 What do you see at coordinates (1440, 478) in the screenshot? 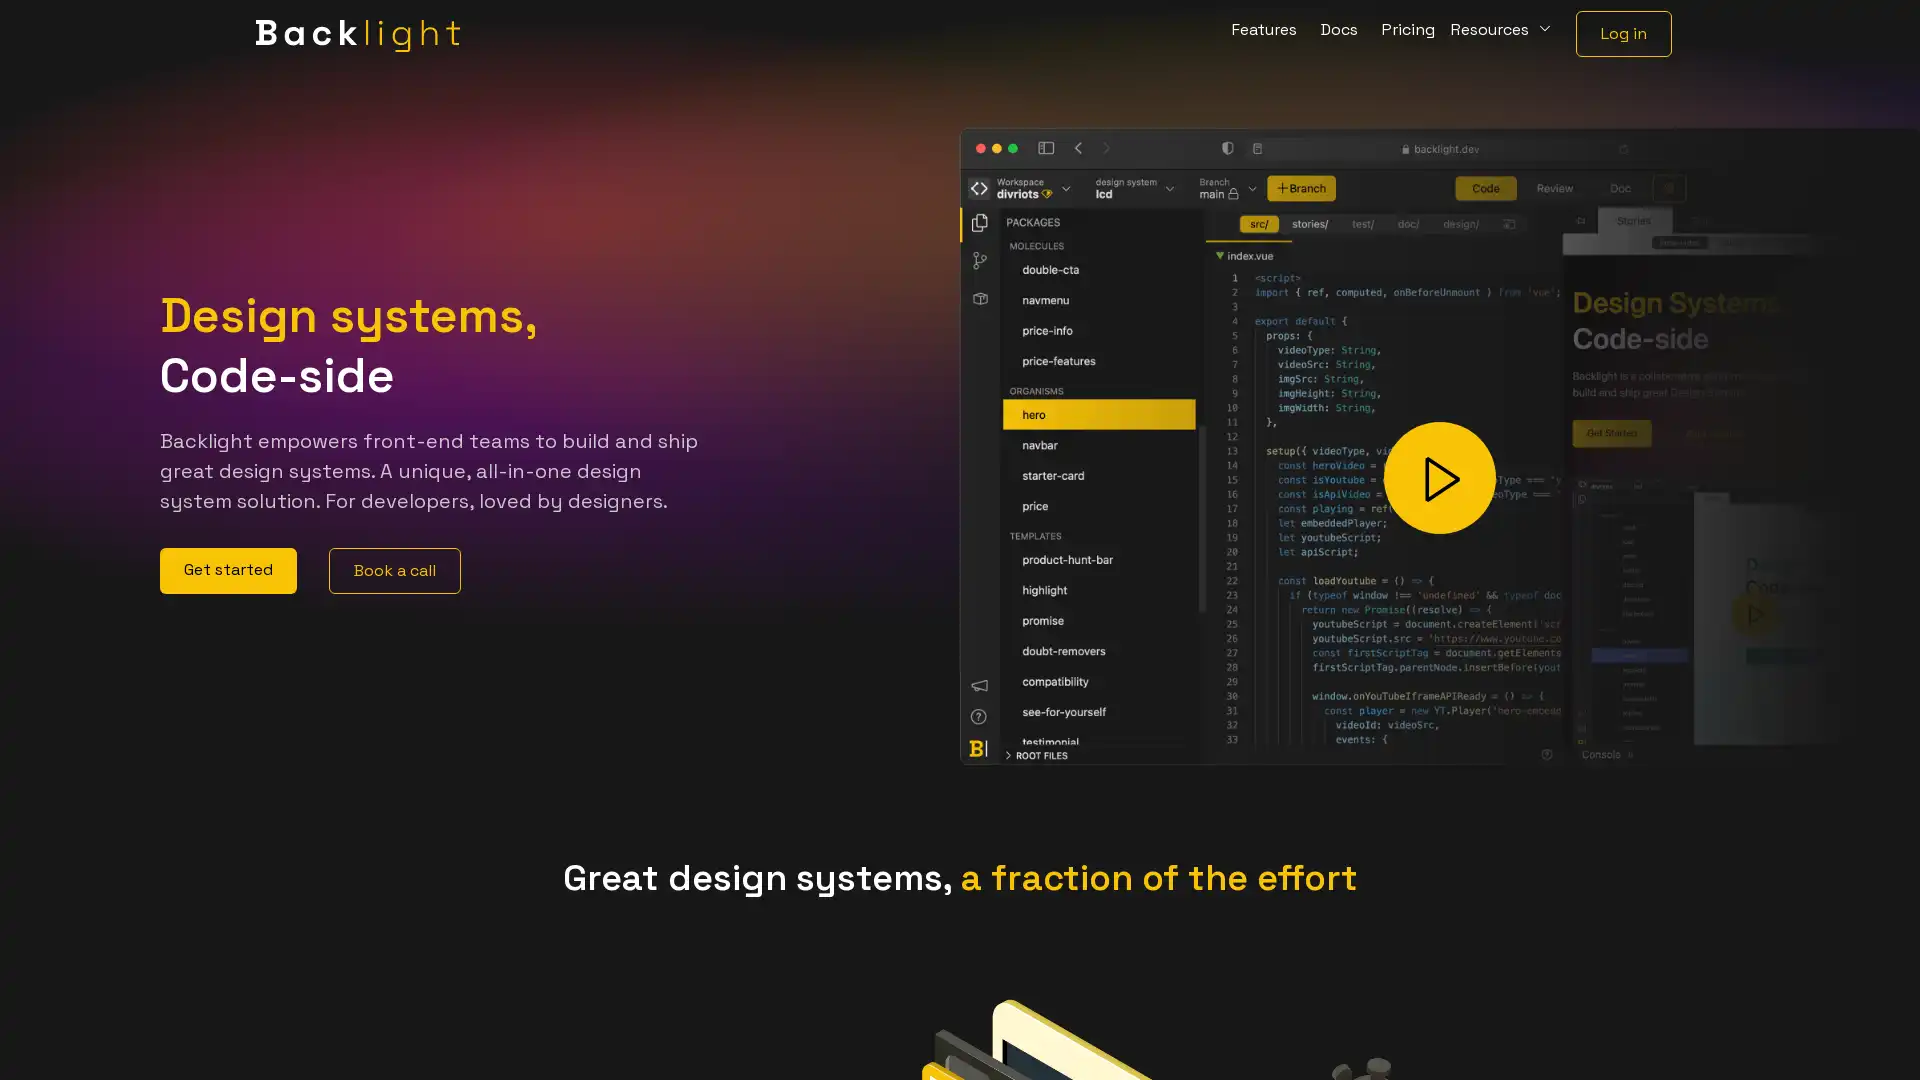
I see `Play button` at bounding box center [1440, 478].